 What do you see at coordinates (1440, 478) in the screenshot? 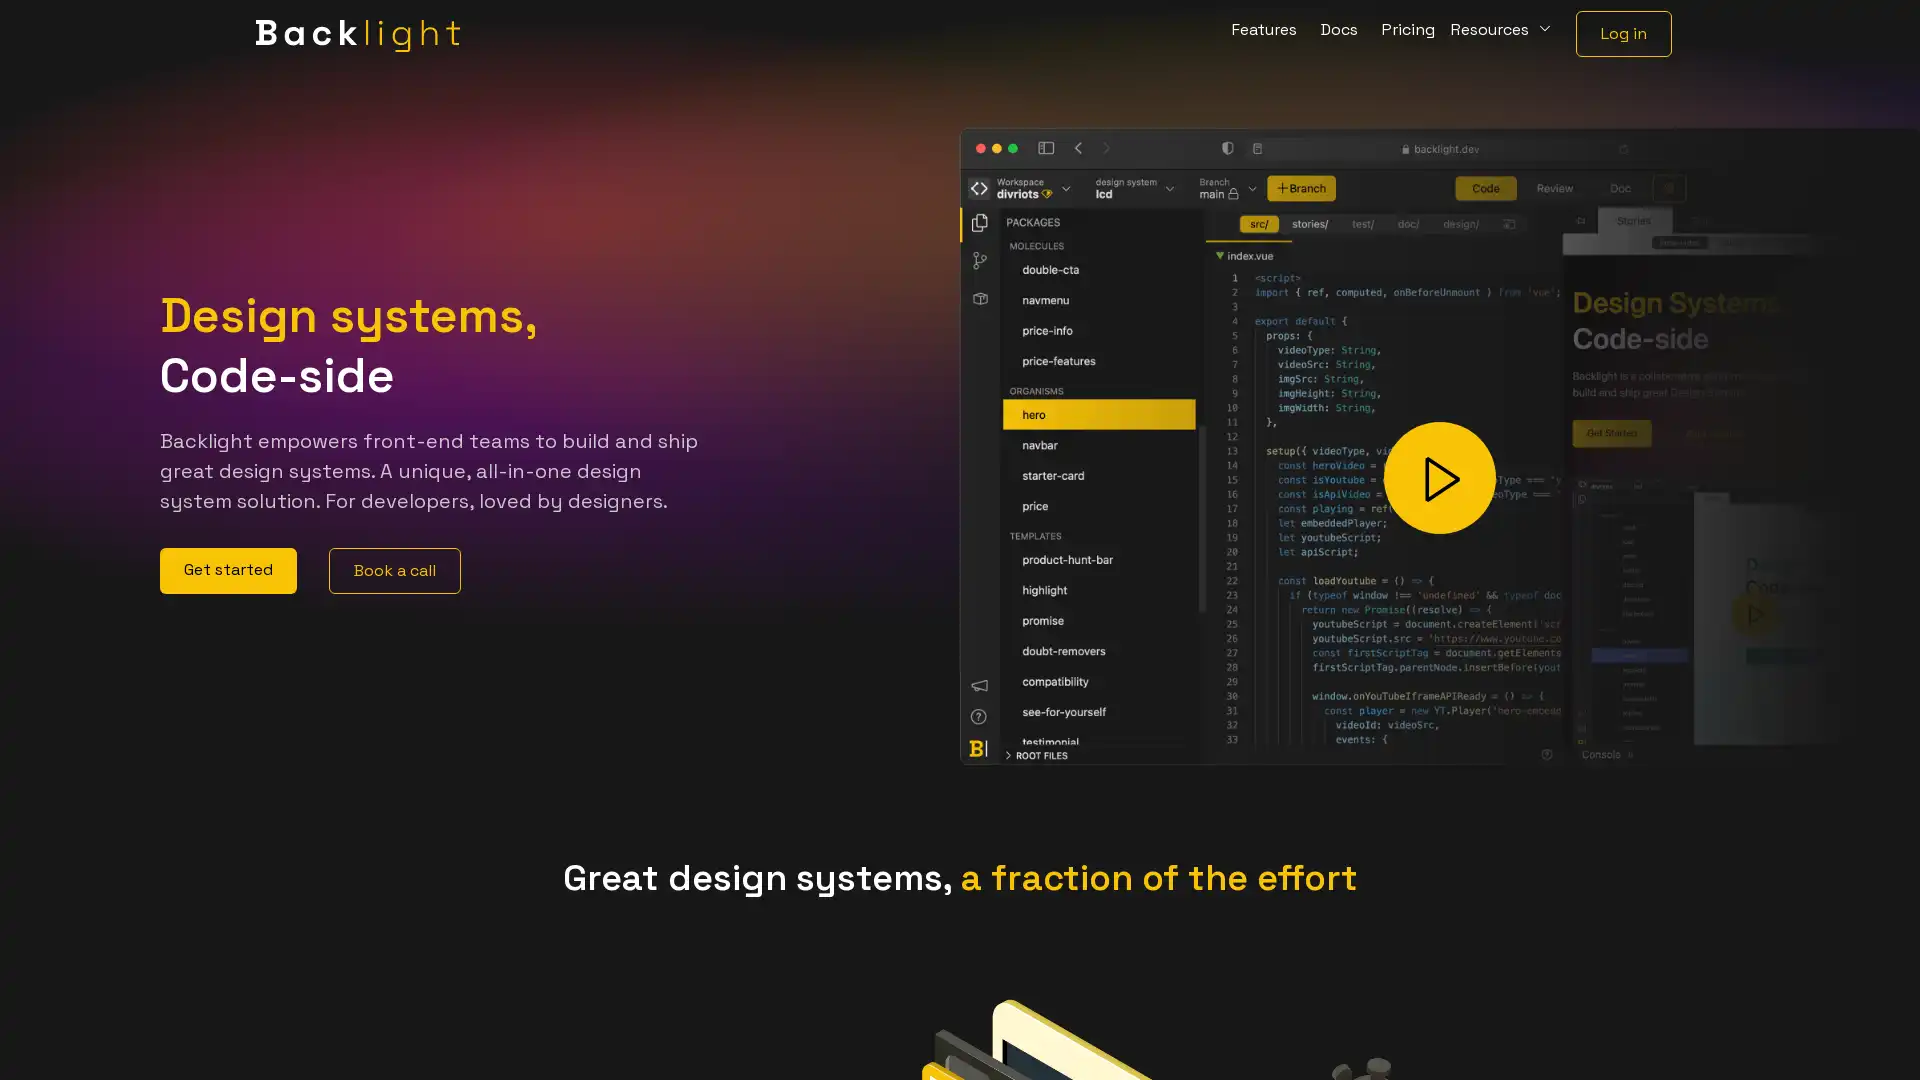
I see `Play button` at bounding box center [1440, 478].